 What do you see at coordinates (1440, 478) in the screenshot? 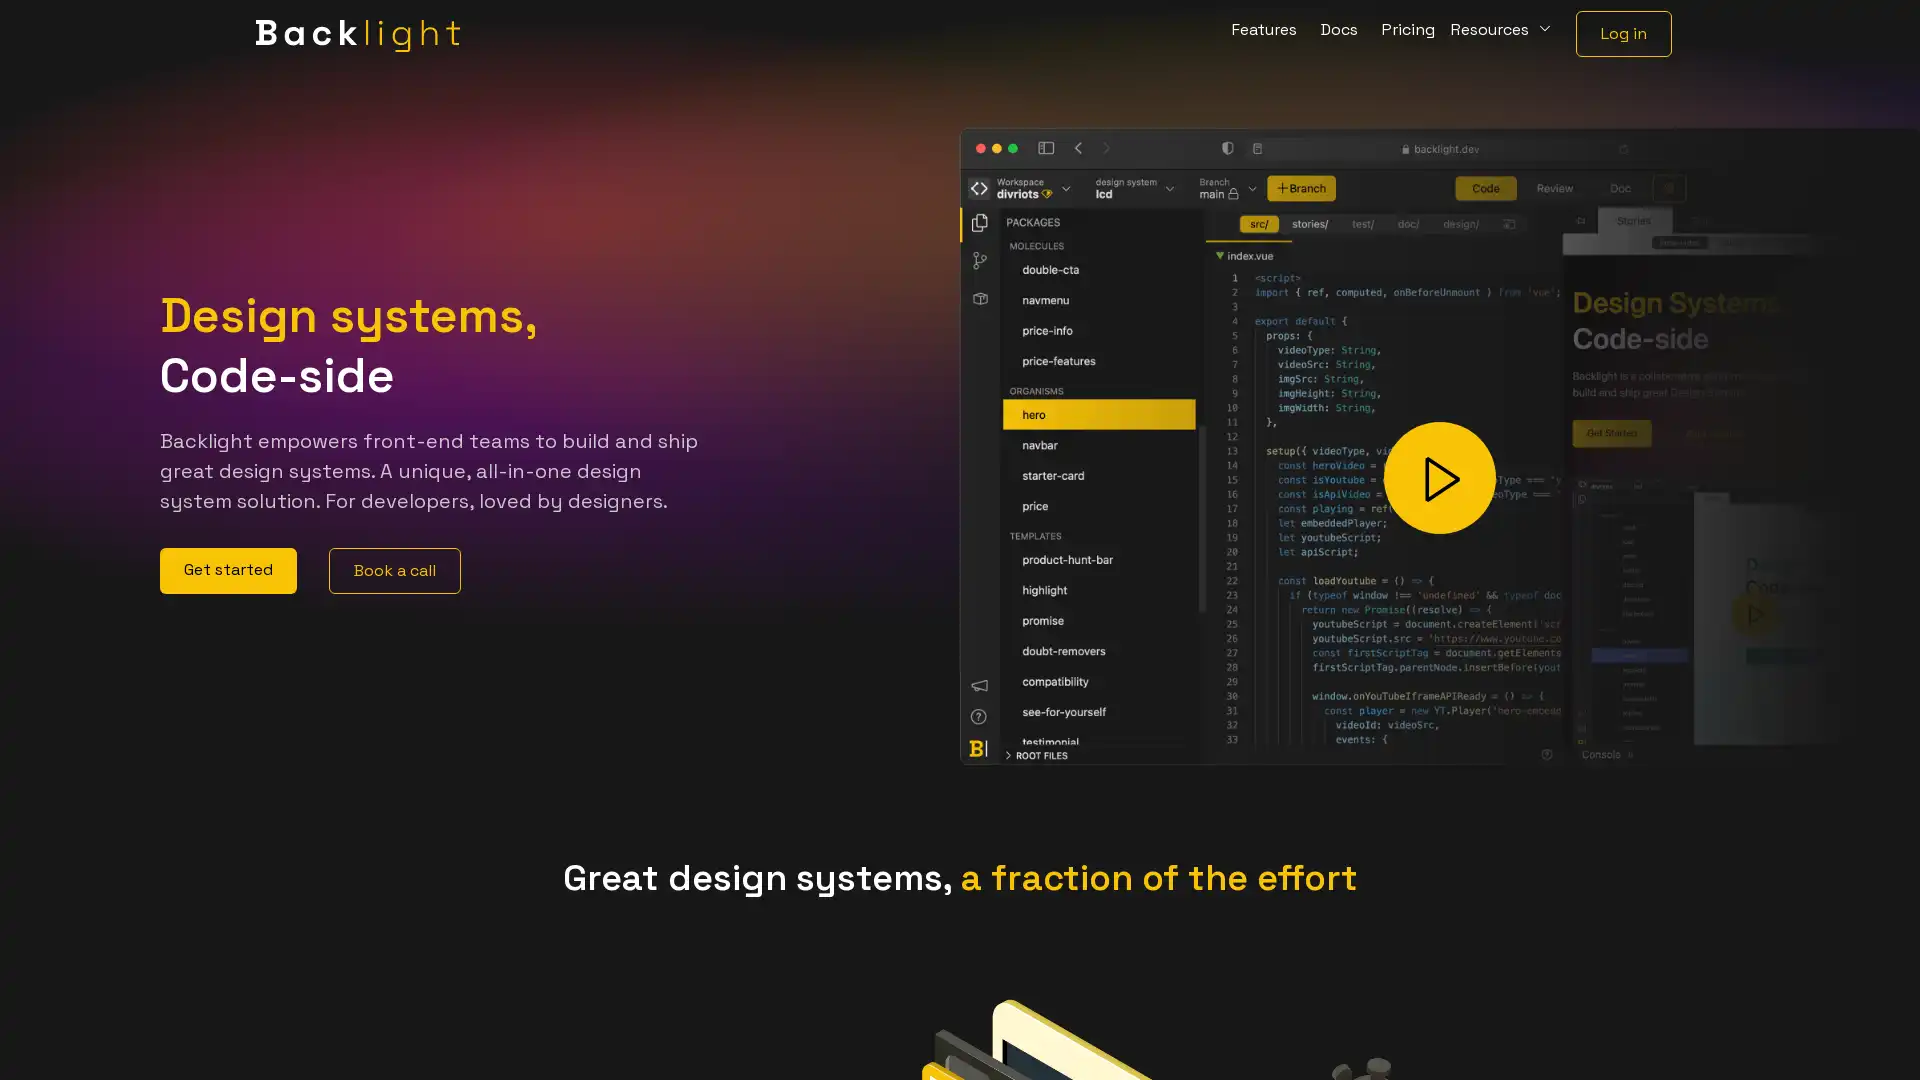
I see `Play button` at bounding box center [1440, 478].